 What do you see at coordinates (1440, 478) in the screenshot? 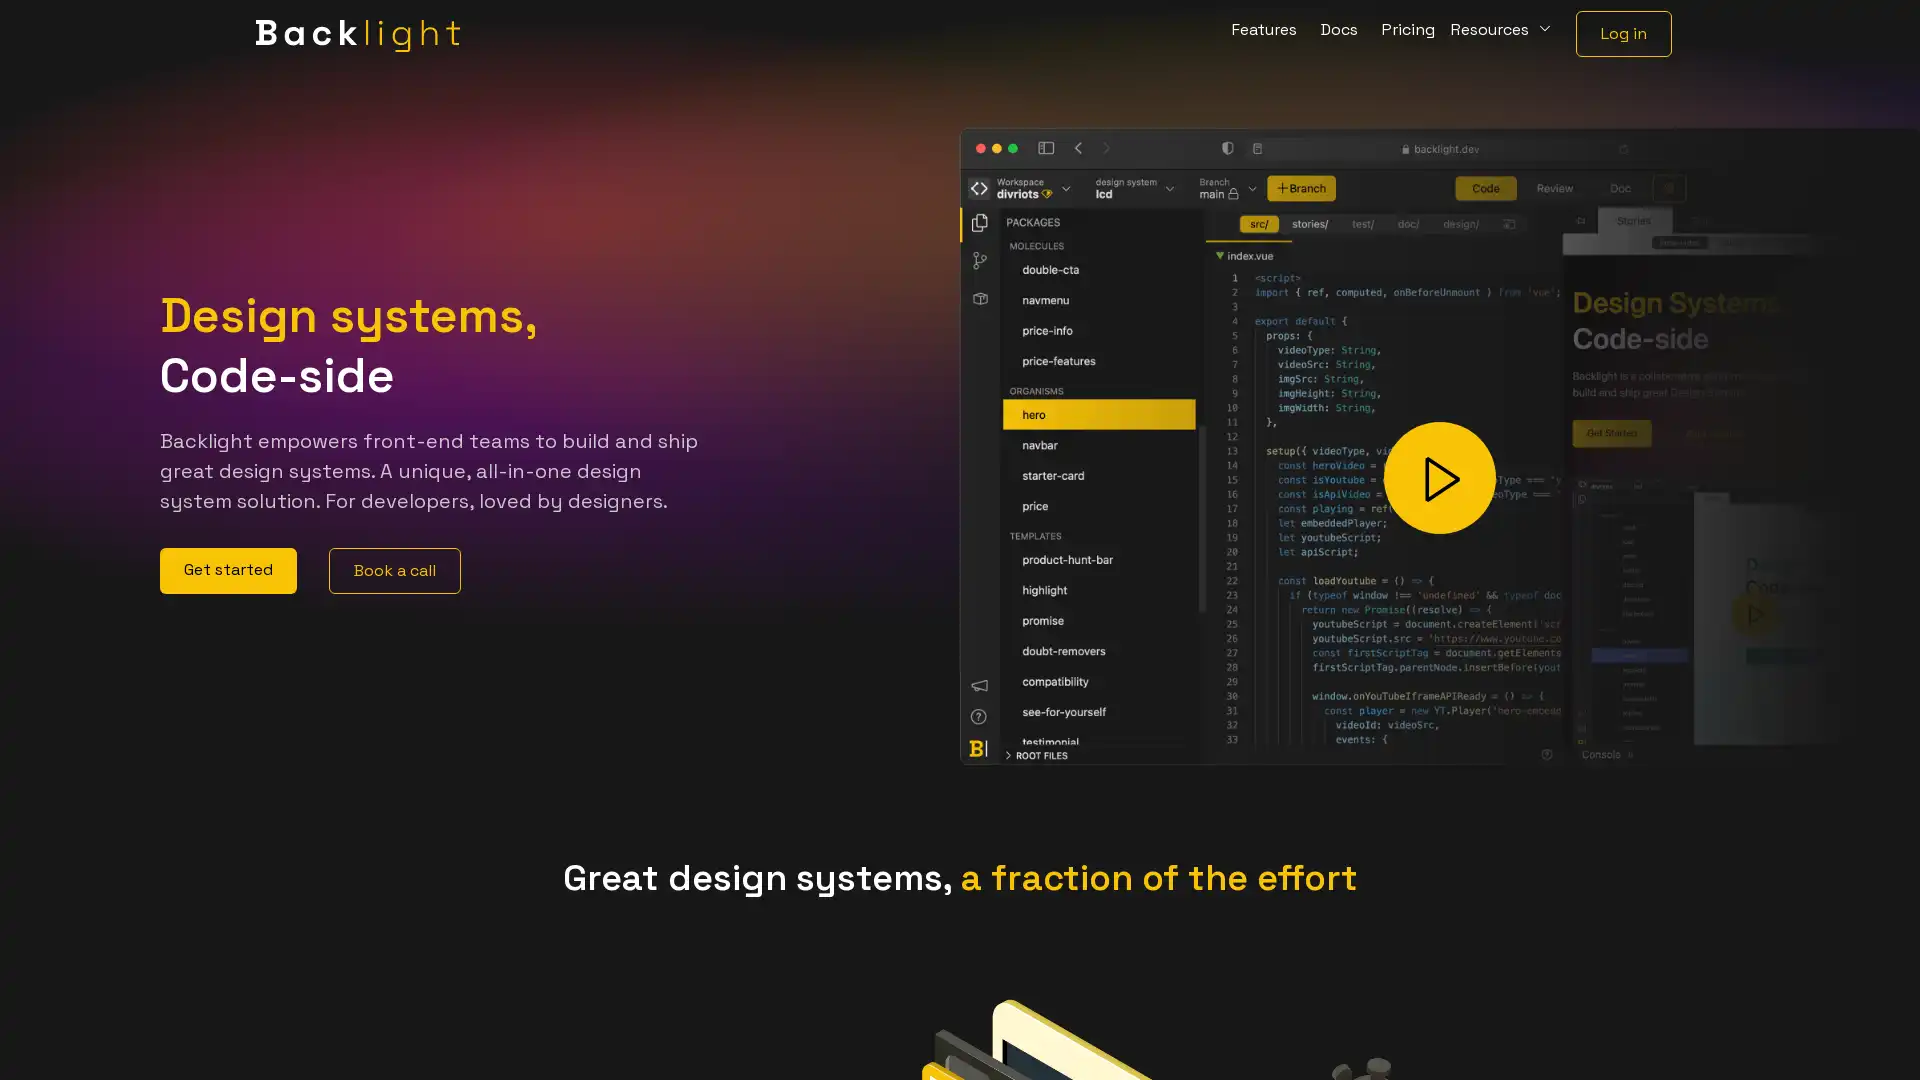
I see `Play button` at bounding box center [1440, 478].